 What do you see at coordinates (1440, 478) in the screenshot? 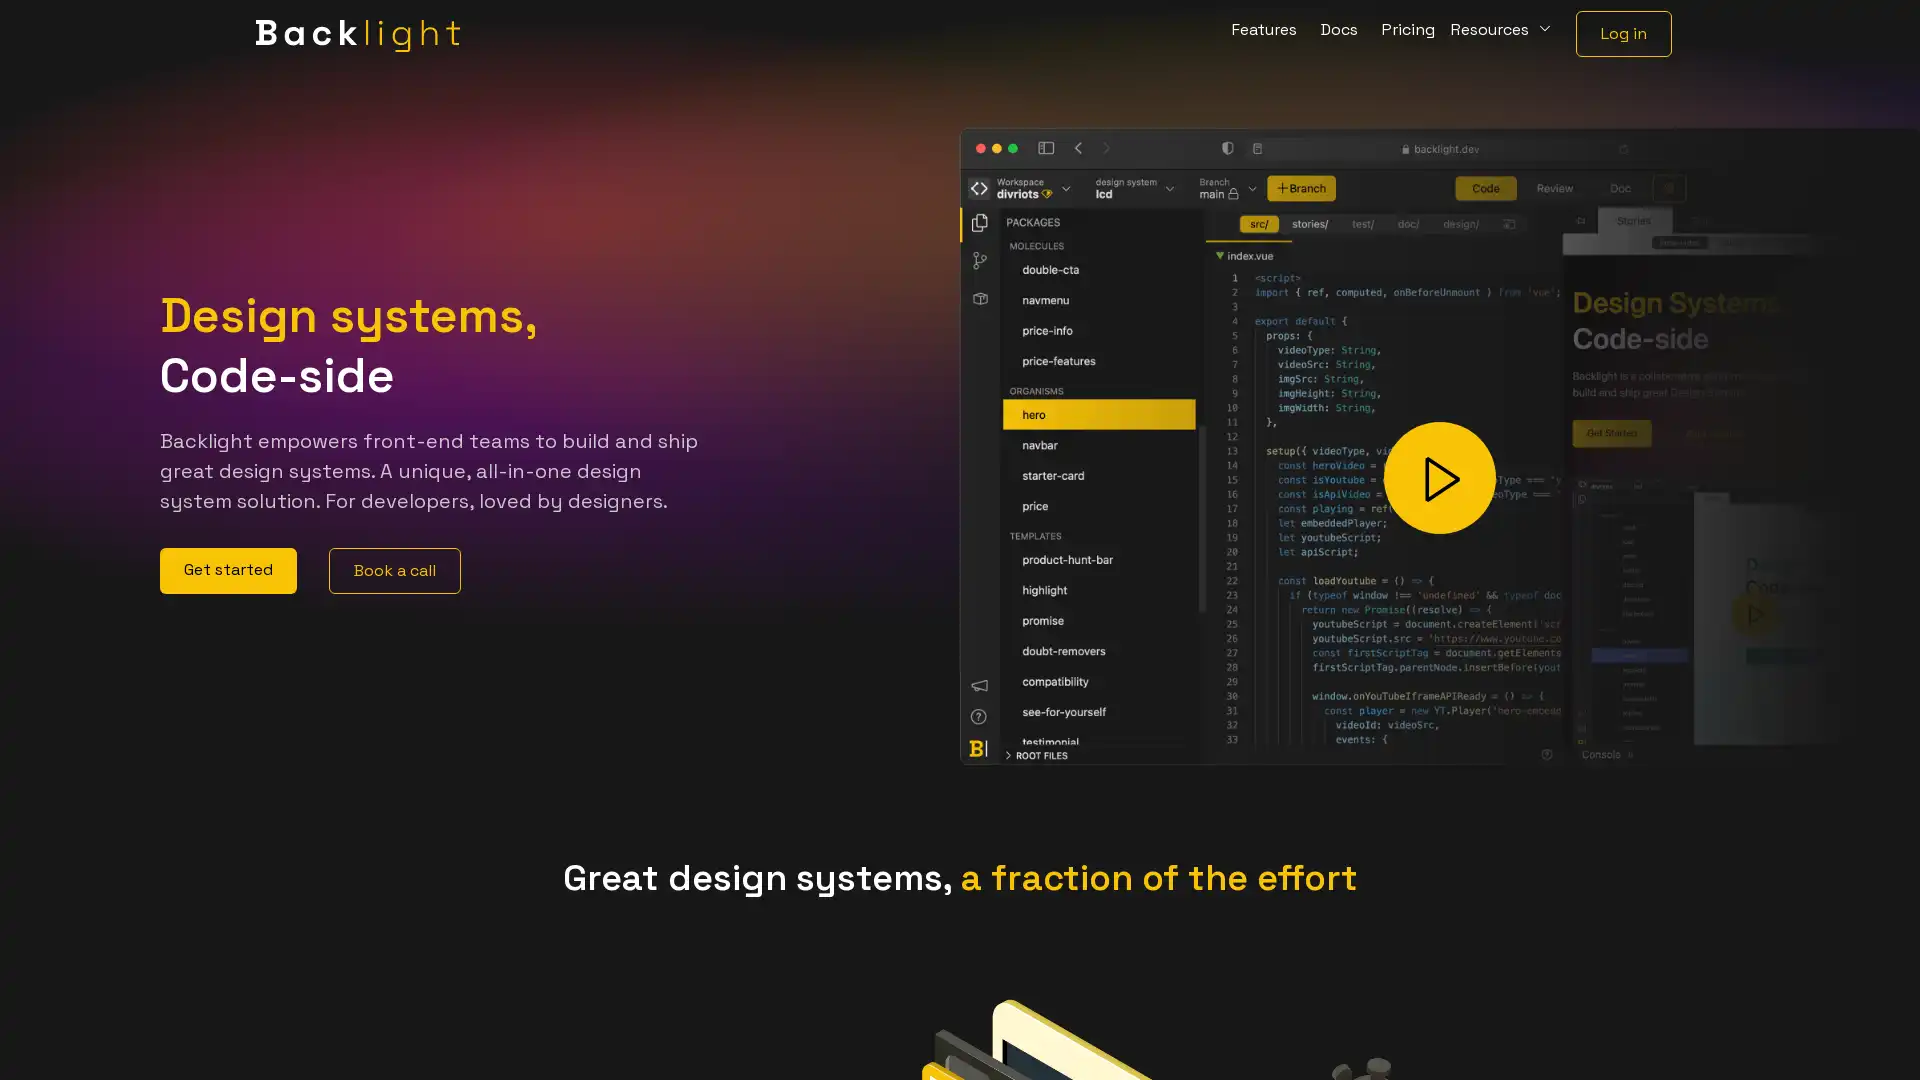
I see `Play button` at bounding box center [1440, 478].